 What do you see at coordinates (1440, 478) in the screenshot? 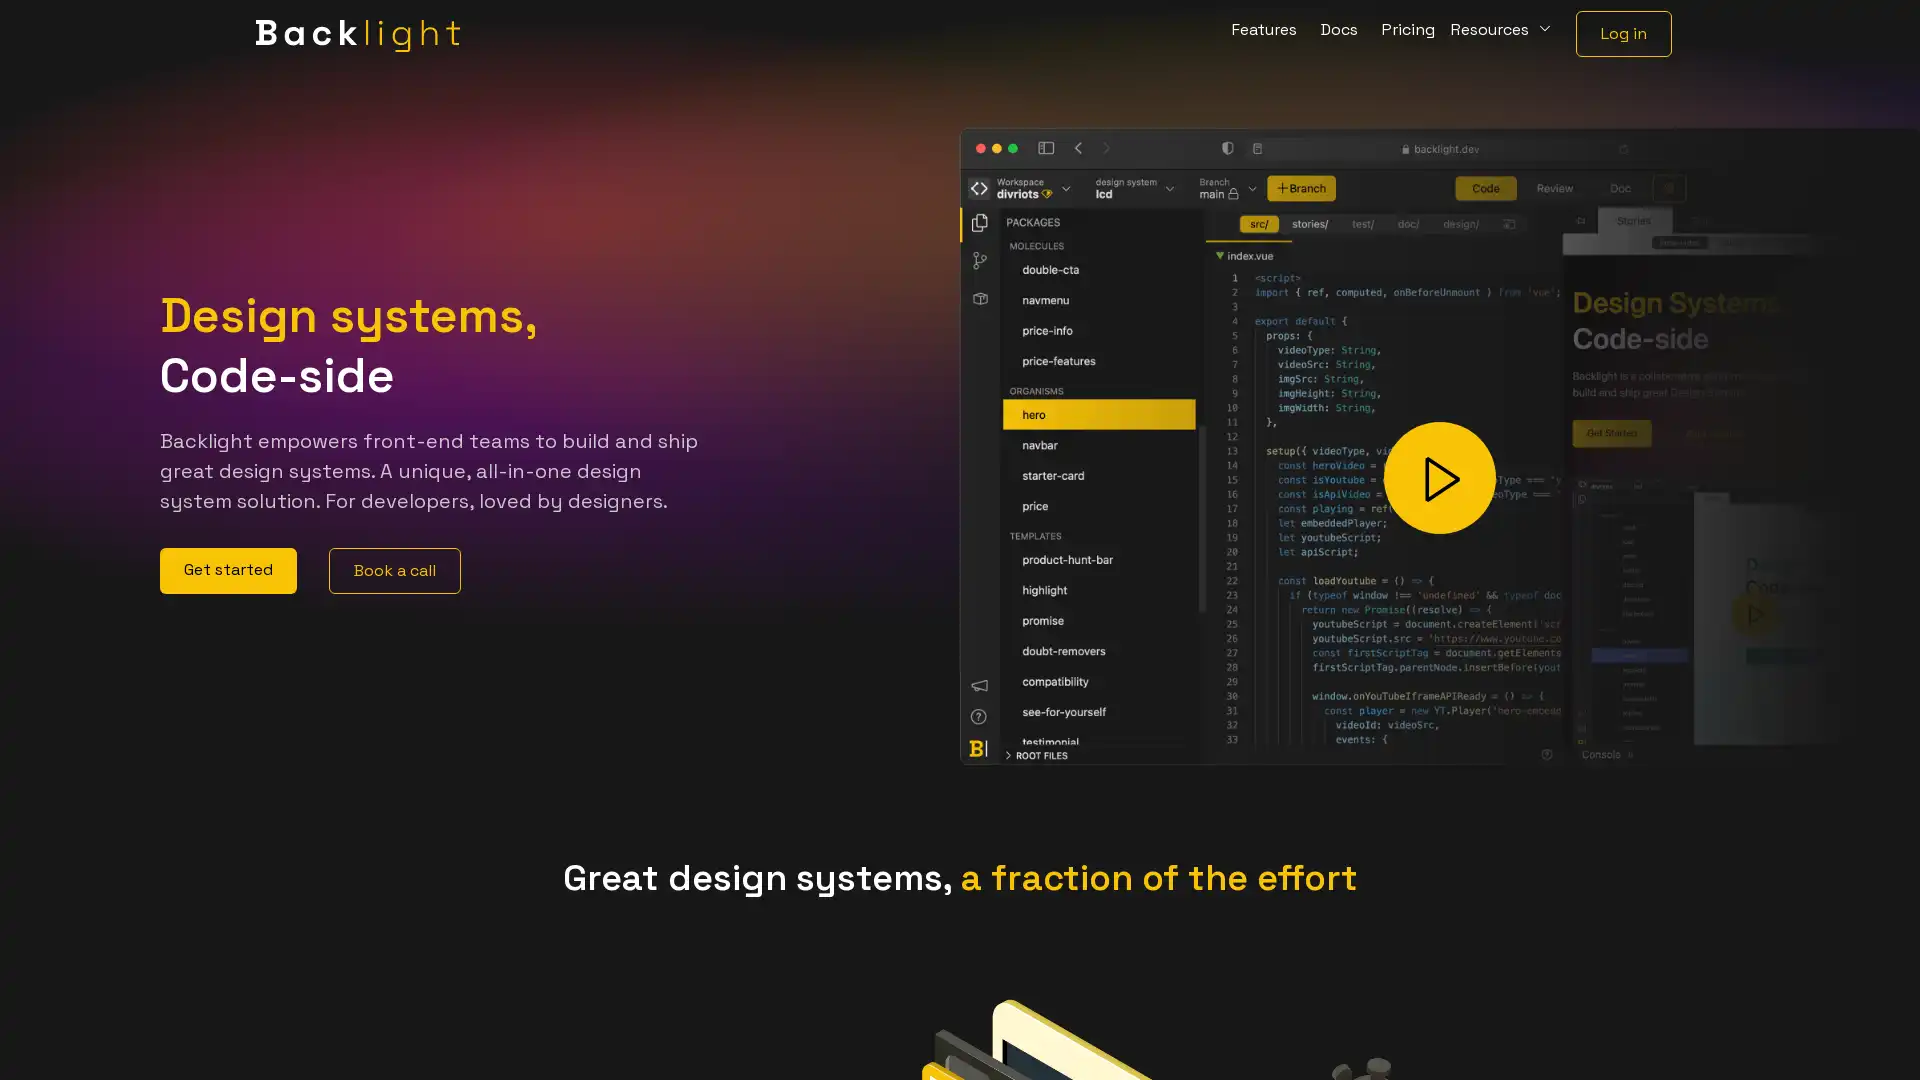
I see `Play button` at bounding box center [1440, 478].